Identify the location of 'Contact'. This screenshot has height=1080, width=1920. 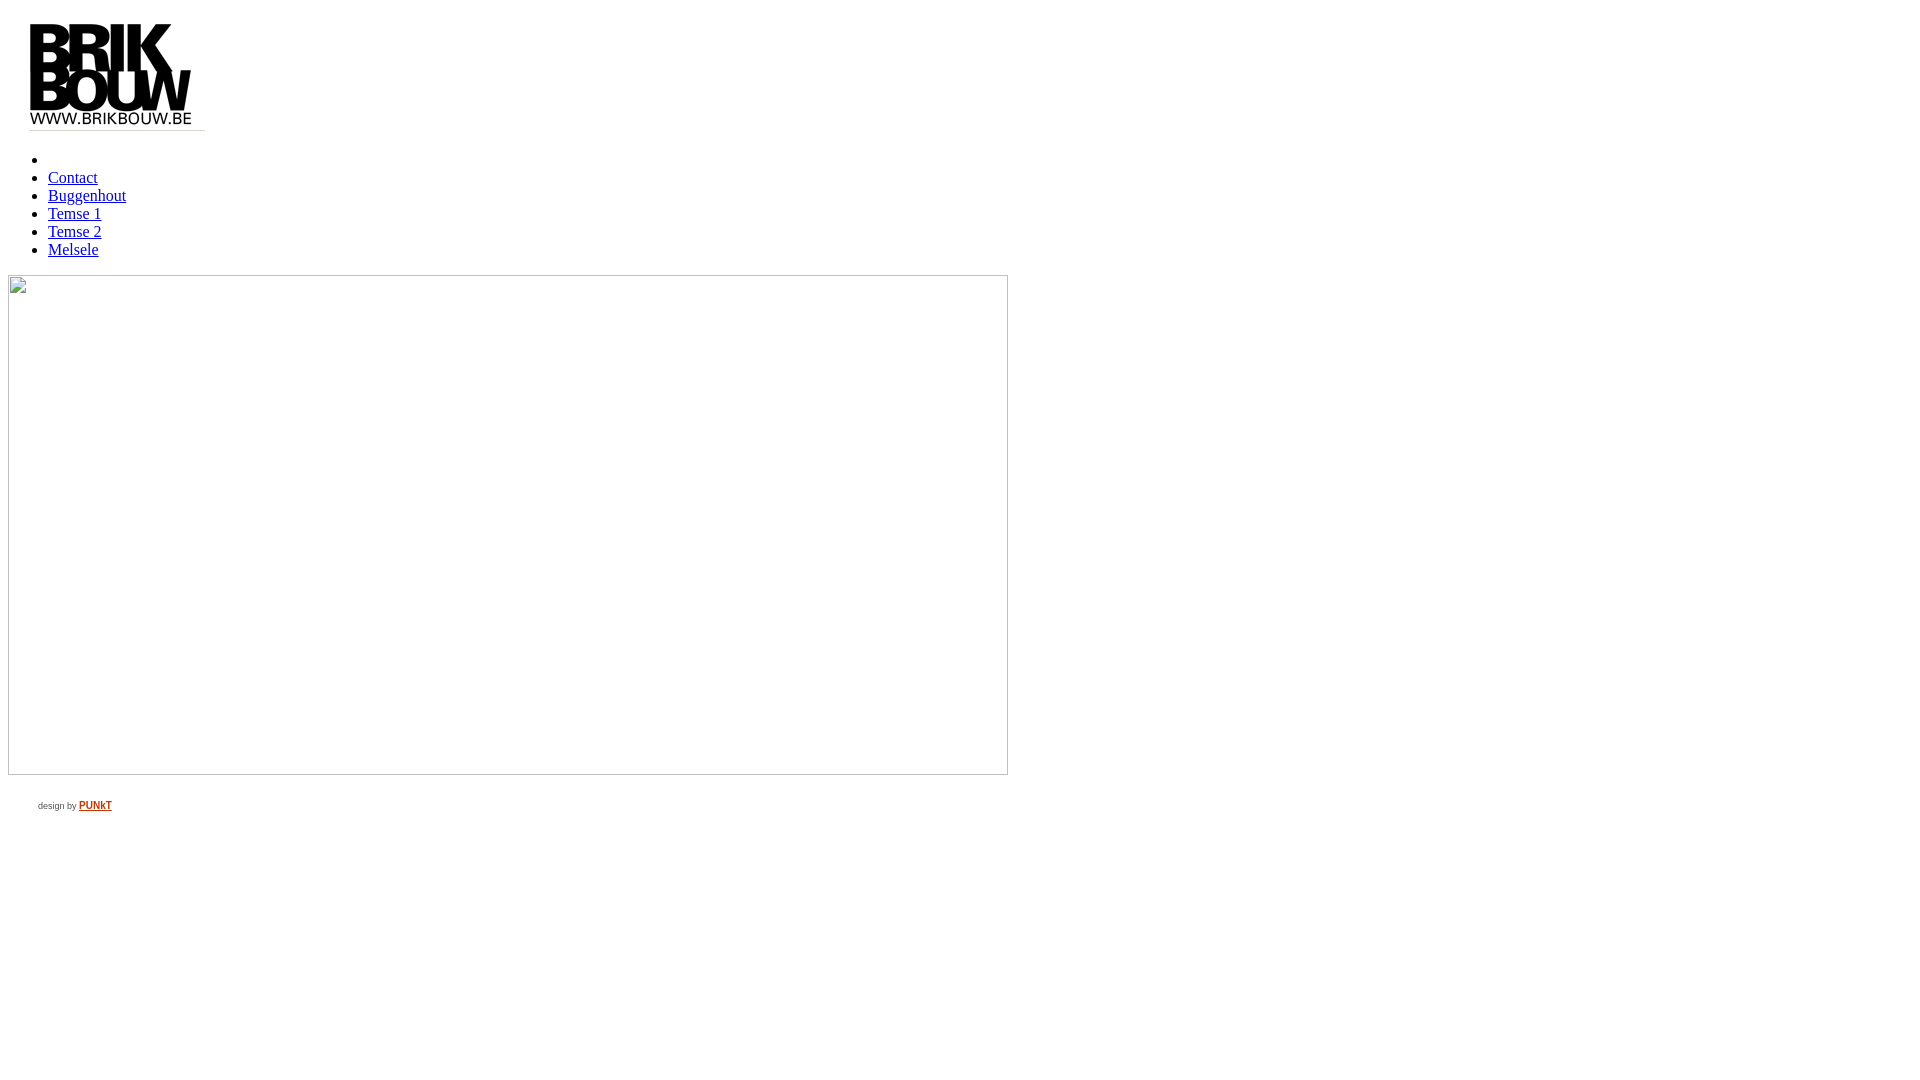
(72, 176).